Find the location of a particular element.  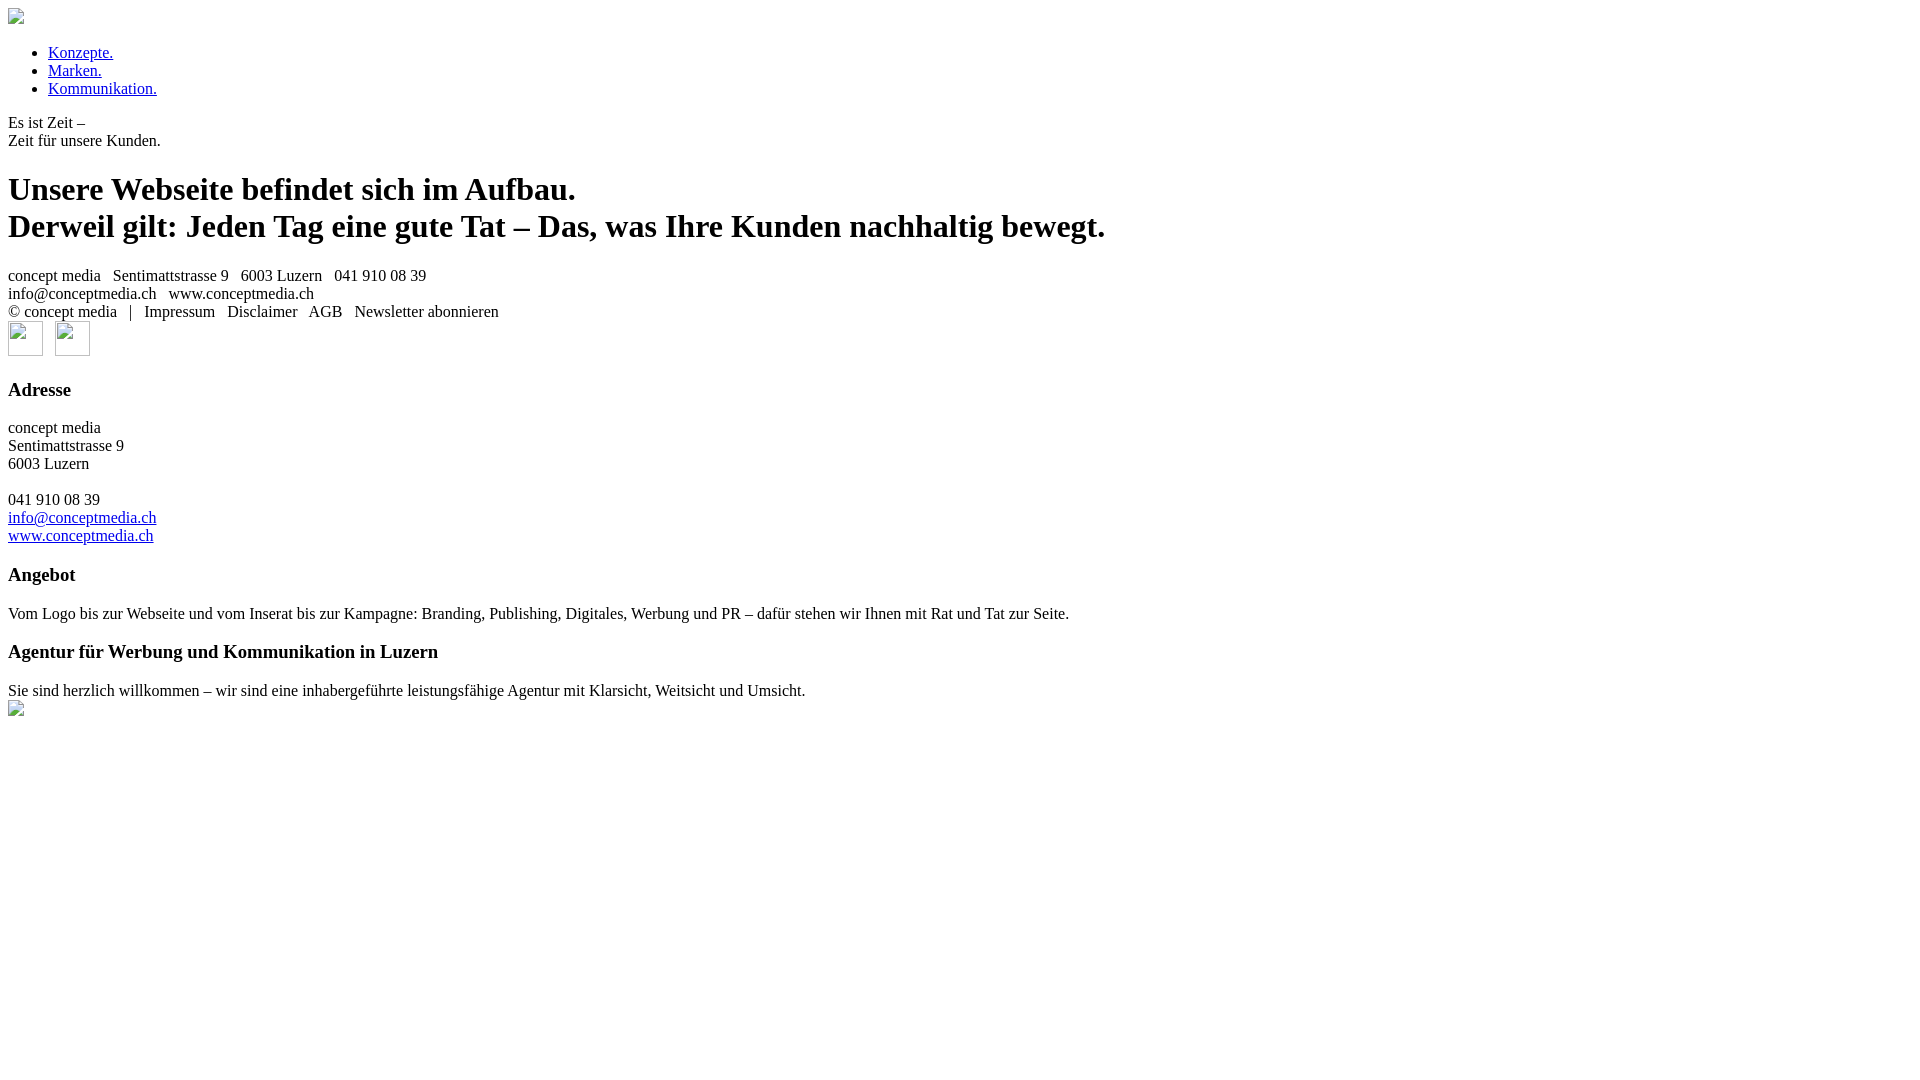

'Konzepte.' is located at coordinates (80, 51).